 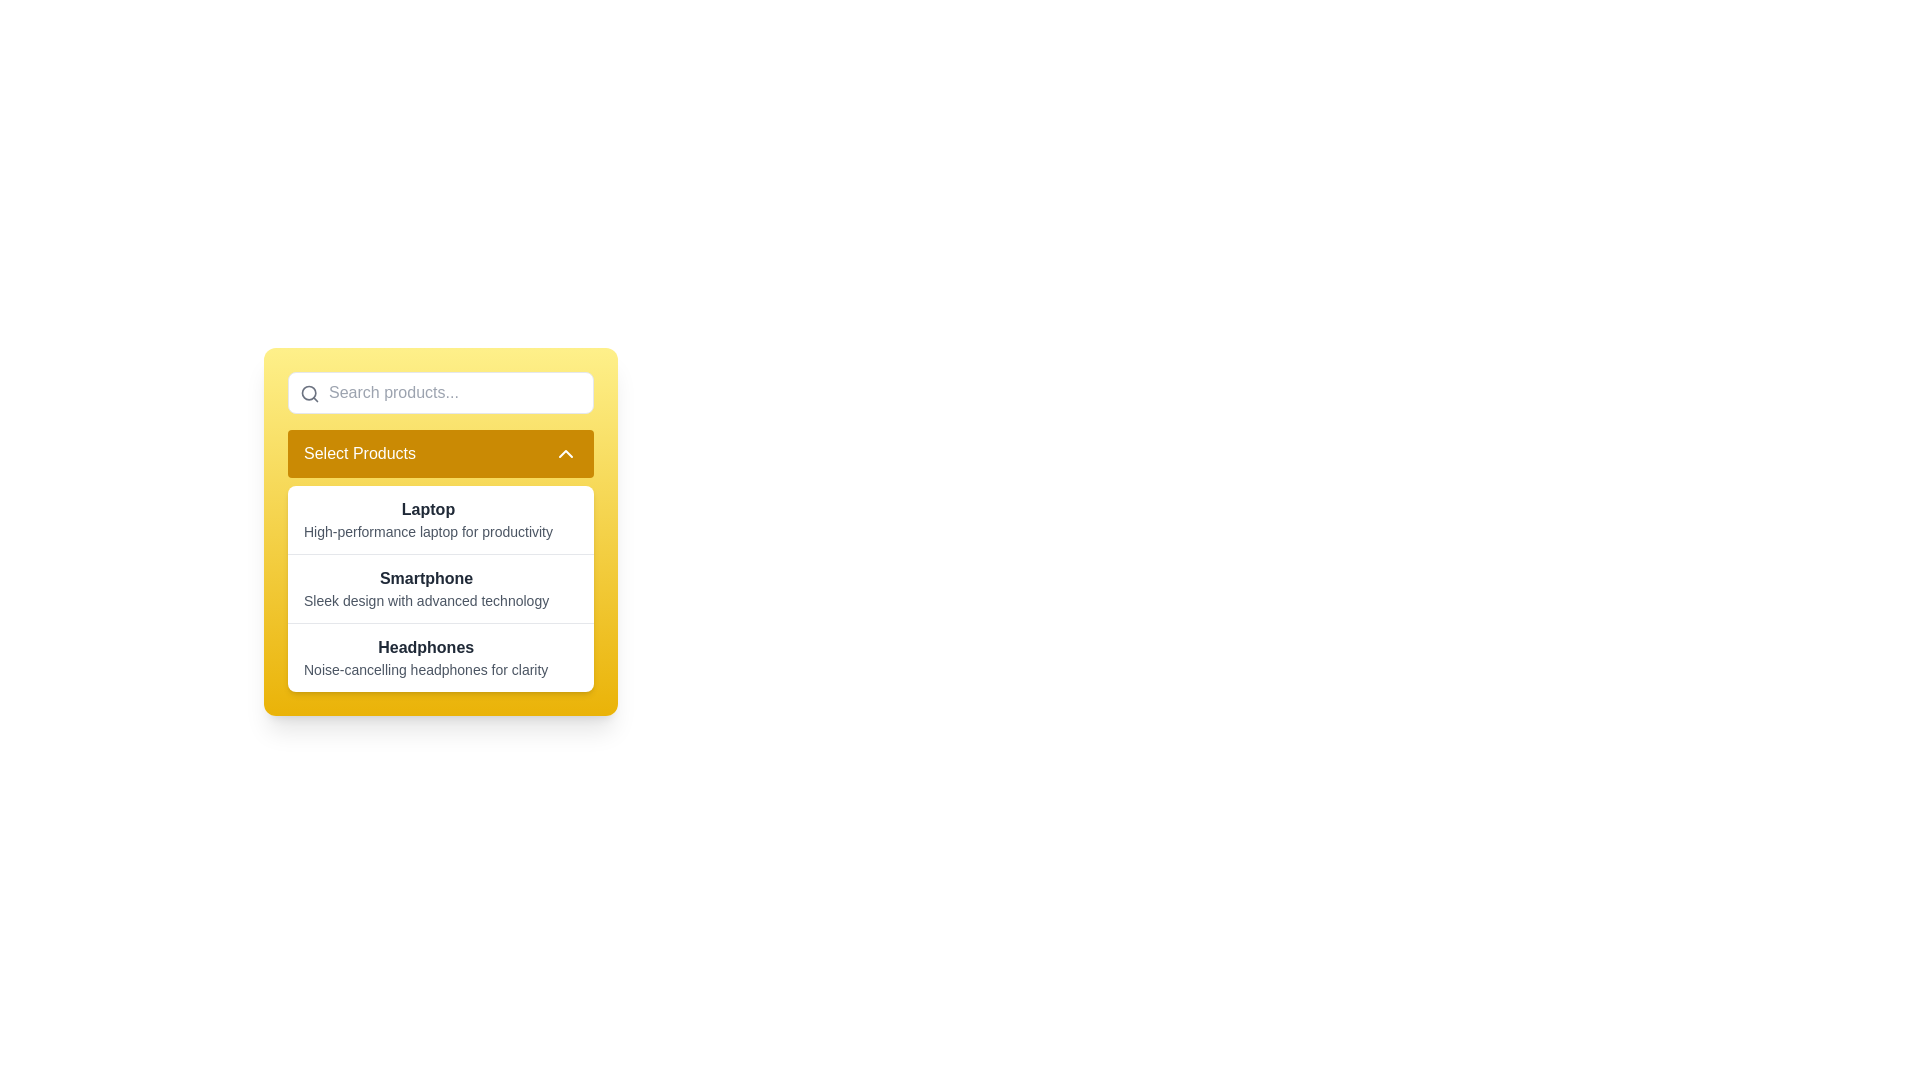 I want to click on details of the first item in the list, which is a Text Display containing the title 'Laptop' and subtitle 'High-performance laptop for productivity', so click(x=427, y=519).